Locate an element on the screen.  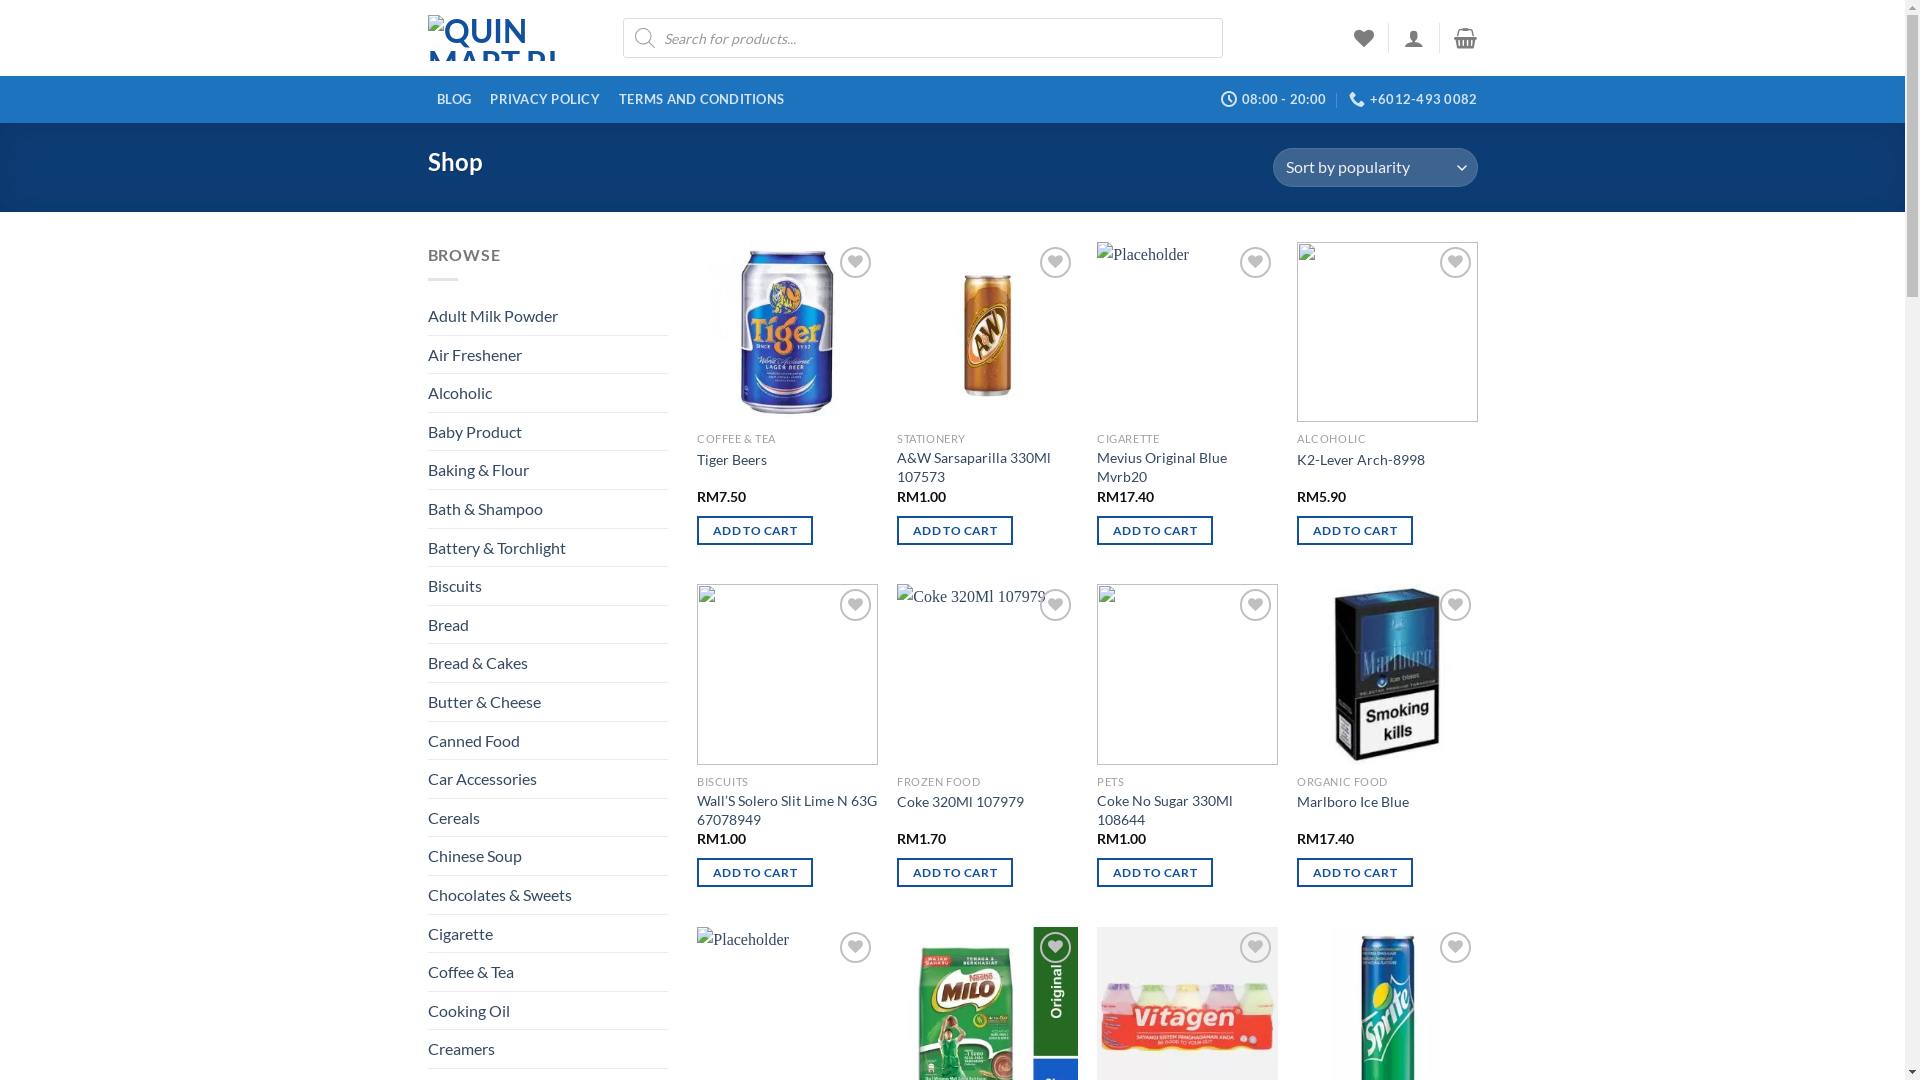
'Cereals' is located at coordinates (547, 817).